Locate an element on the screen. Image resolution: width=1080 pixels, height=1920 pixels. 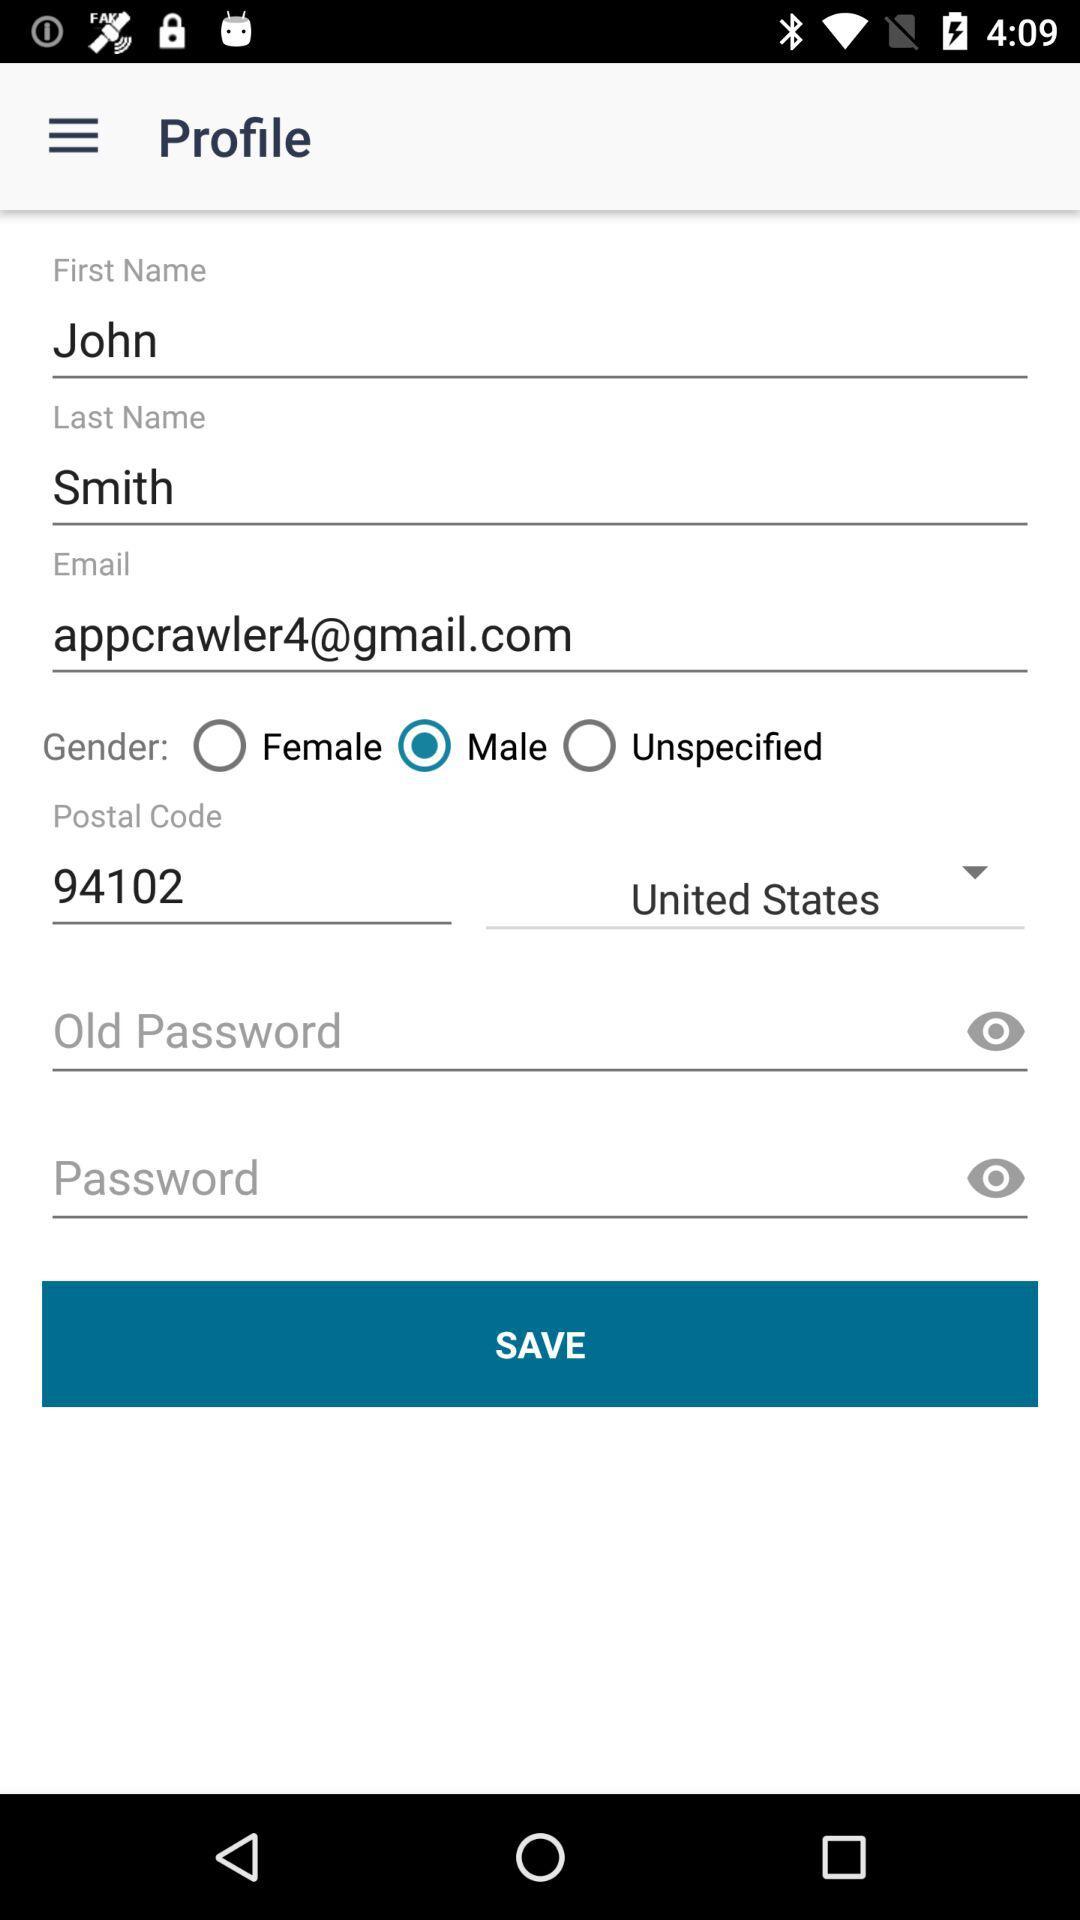
the 94102 icon is located at coordinates (250, 884).